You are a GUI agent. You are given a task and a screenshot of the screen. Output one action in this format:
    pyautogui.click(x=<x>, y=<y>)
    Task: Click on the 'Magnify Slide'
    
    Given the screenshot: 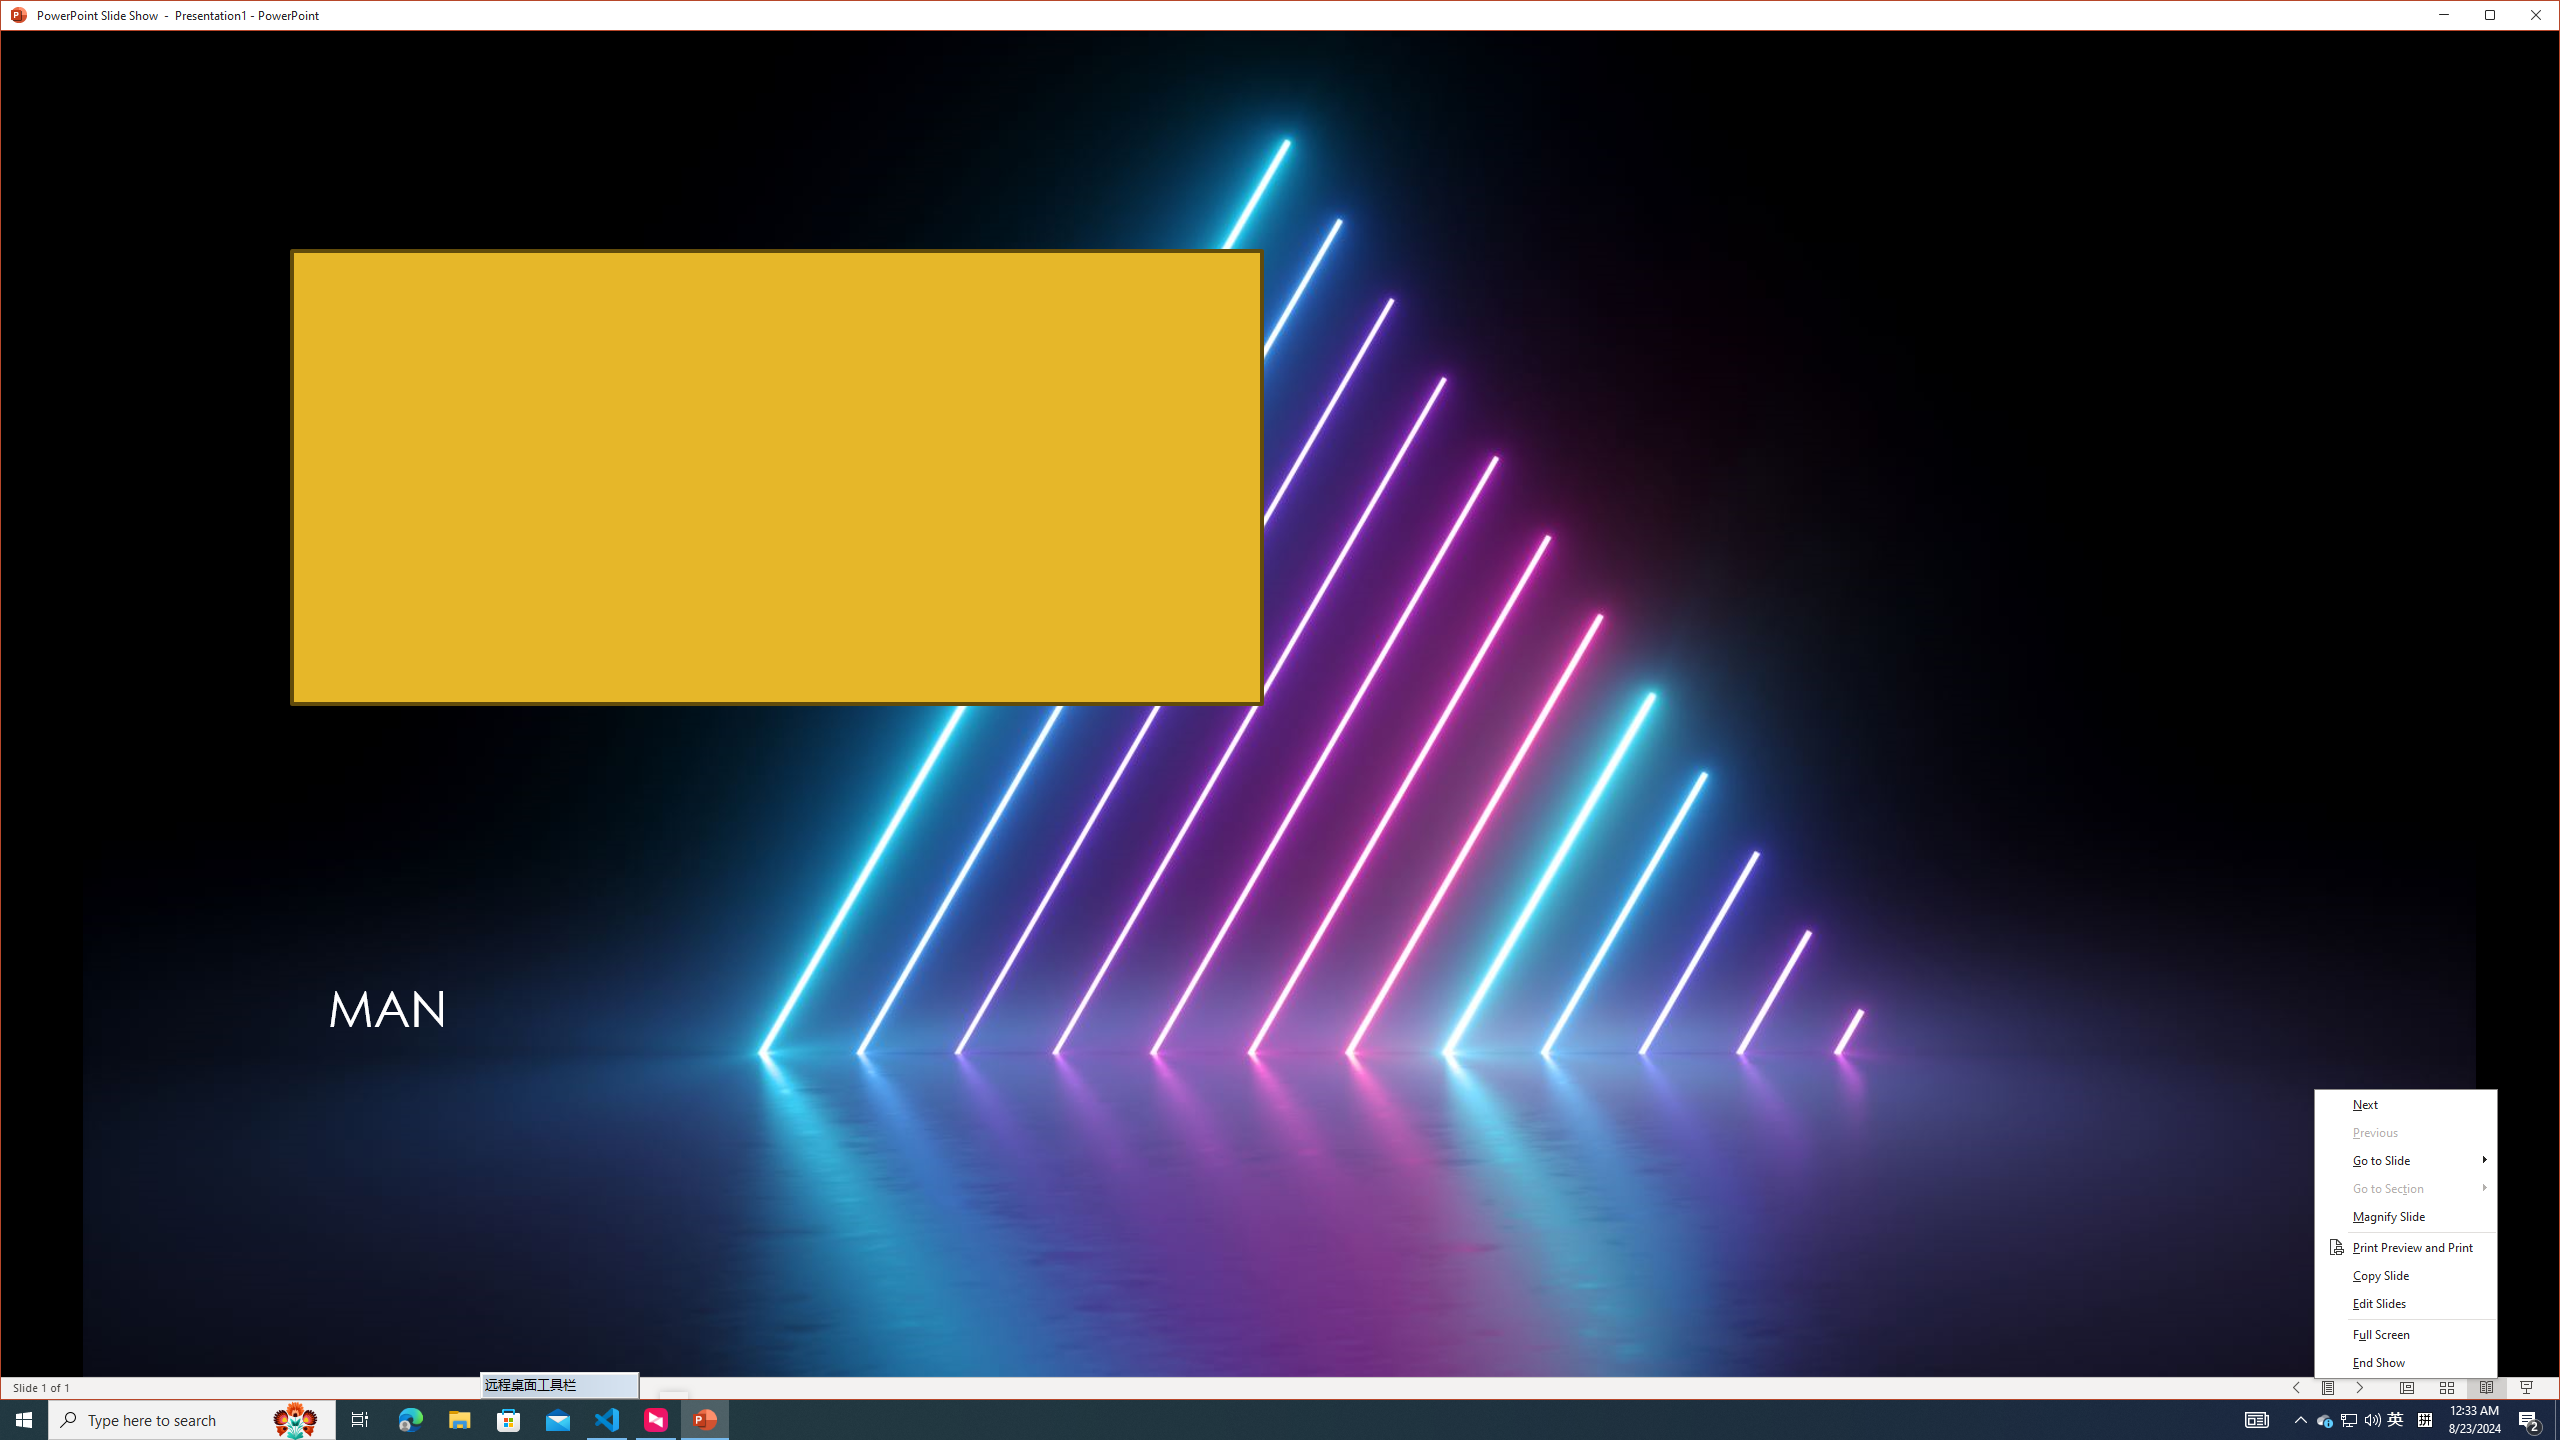 What is the action you would take?
    pyautogui.click(x=2405, y=1215)
    